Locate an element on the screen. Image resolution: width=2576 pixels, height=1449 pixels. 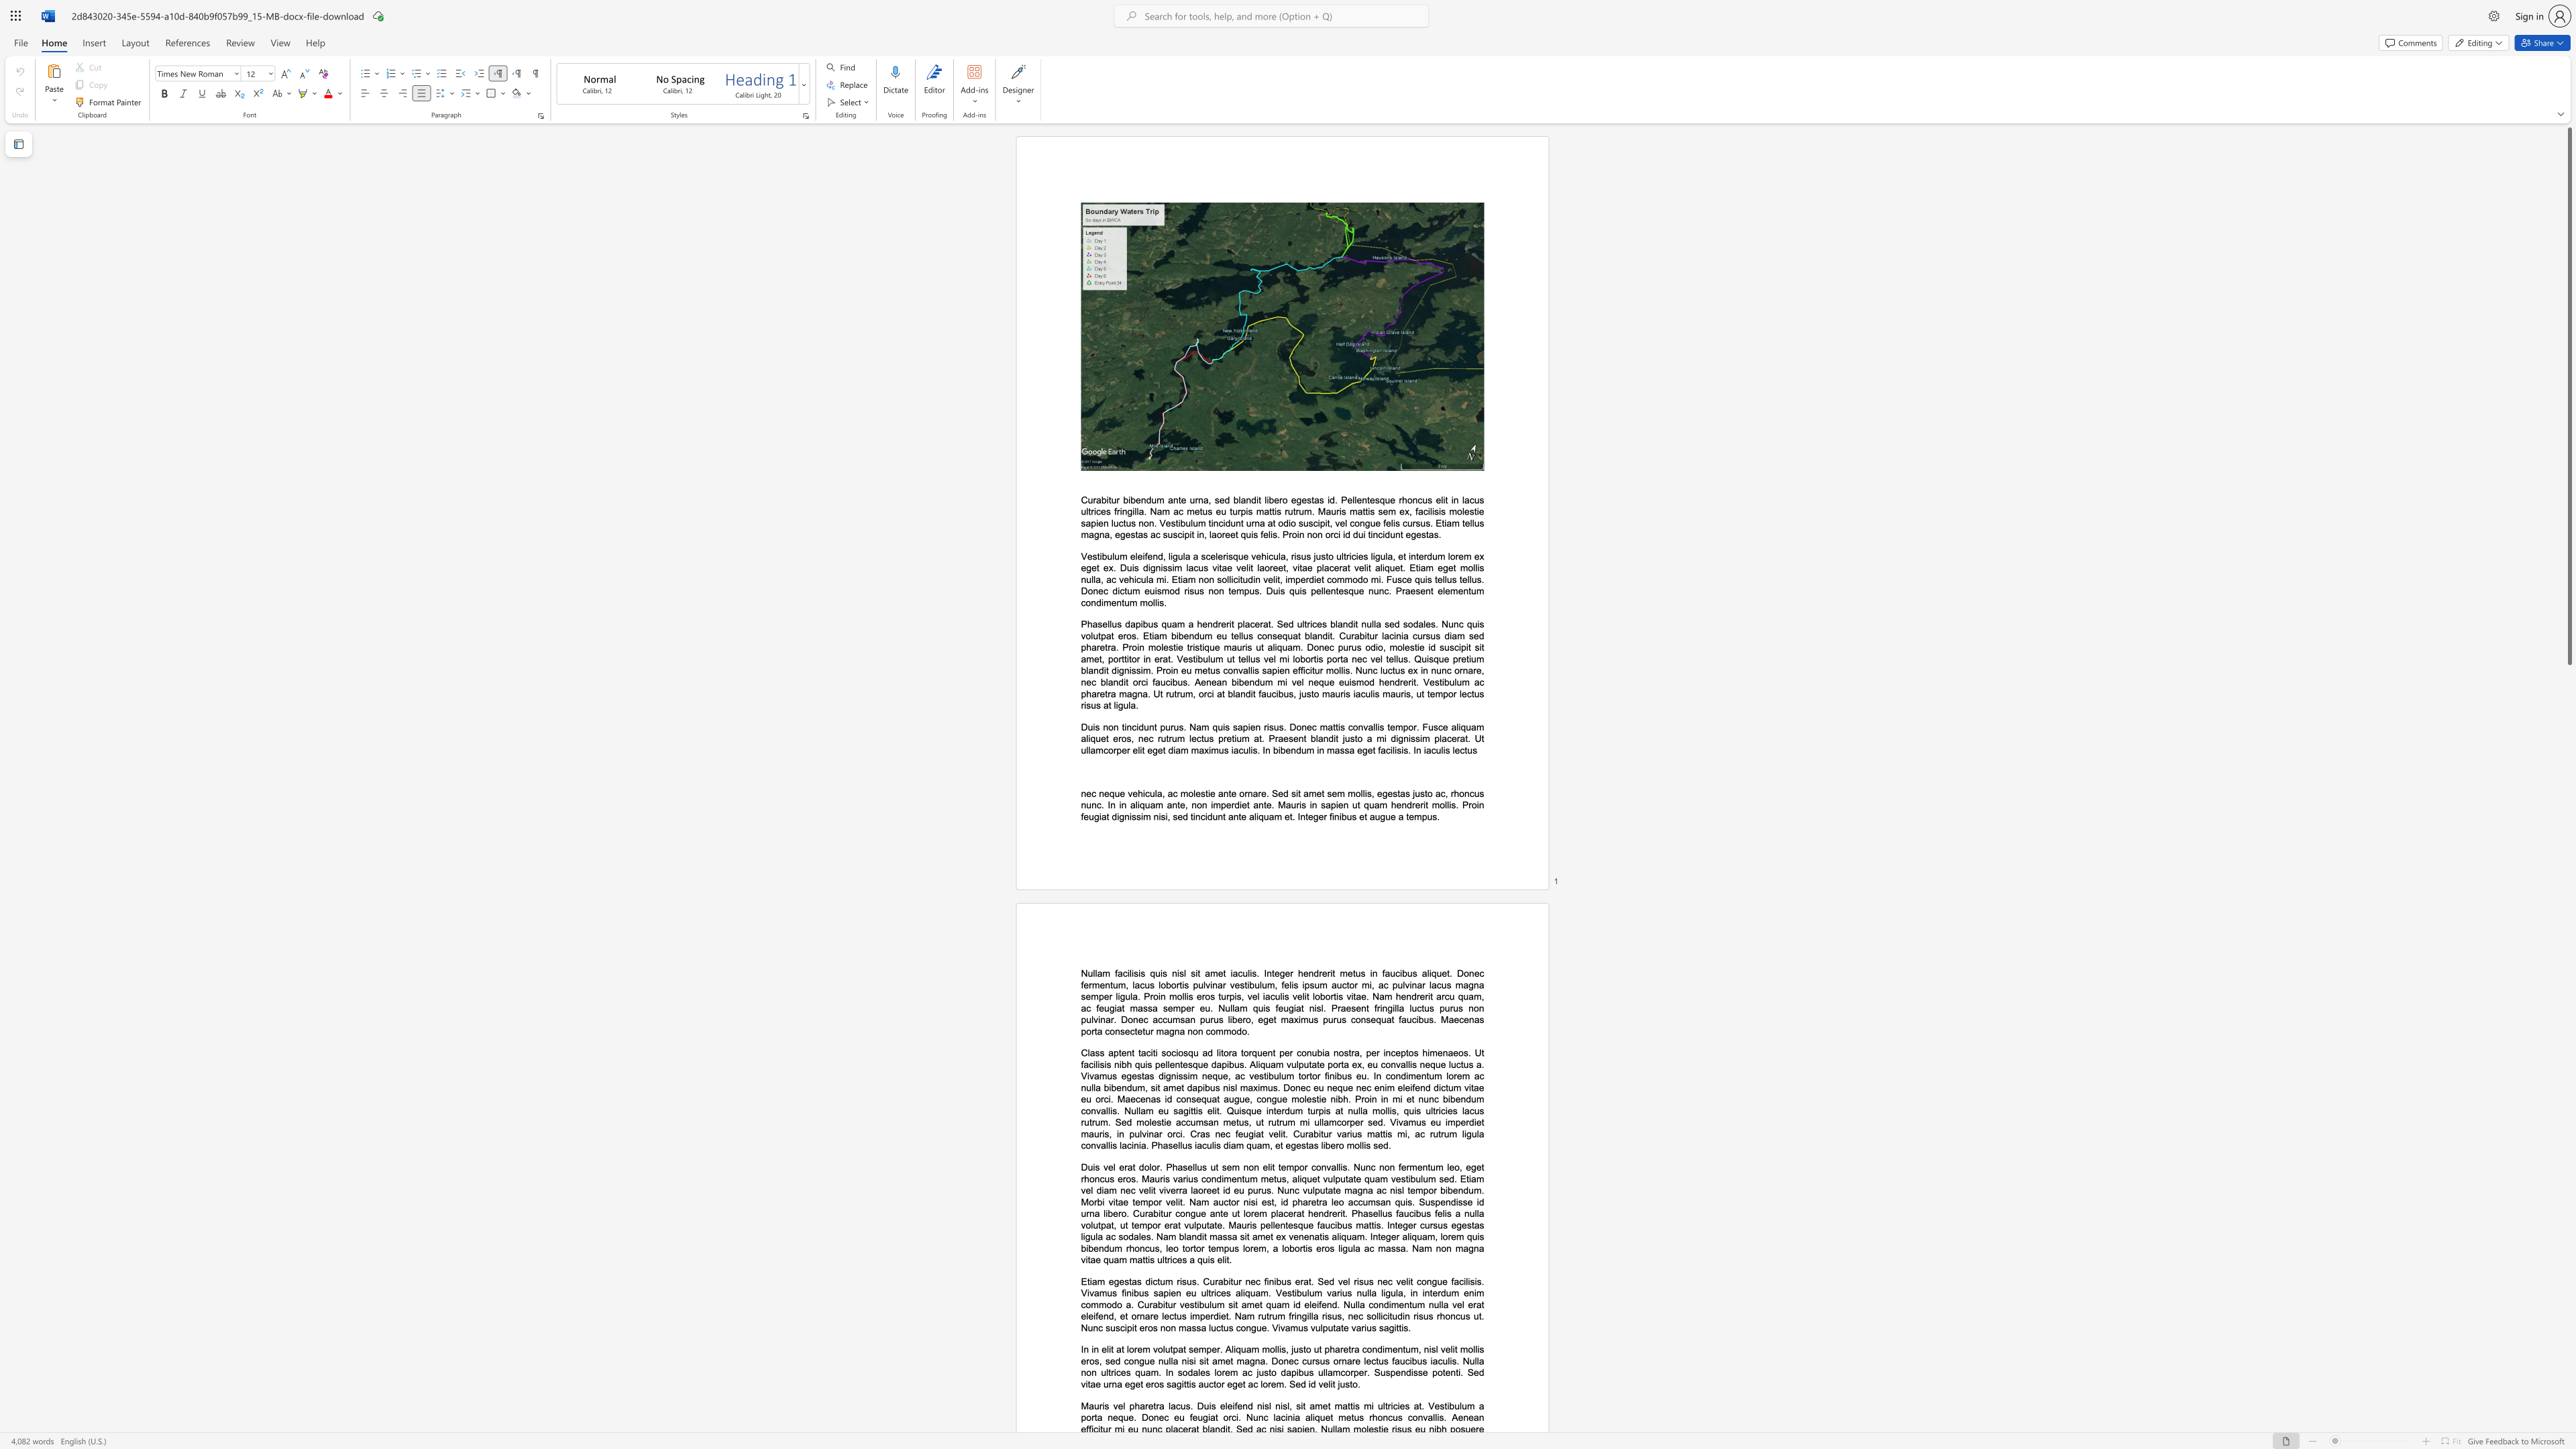
the subset text "quat faucibus. Maecenas porta consectetu" within the text "semper ligula. Proin mollis eros turpis, vel iaculis velit lobortis vitae. Nam hendrerit arcu quam, ac feugiat massa semper eu. Nullam quis feugiat nisl. Praesent fringilla luctus purus non pulvinar. Donec accumsan purus libero, eget maximus purus consequat faucibus. Maecenas porta consectetur magna non commodo." is located at coordinates (1375, 1018).